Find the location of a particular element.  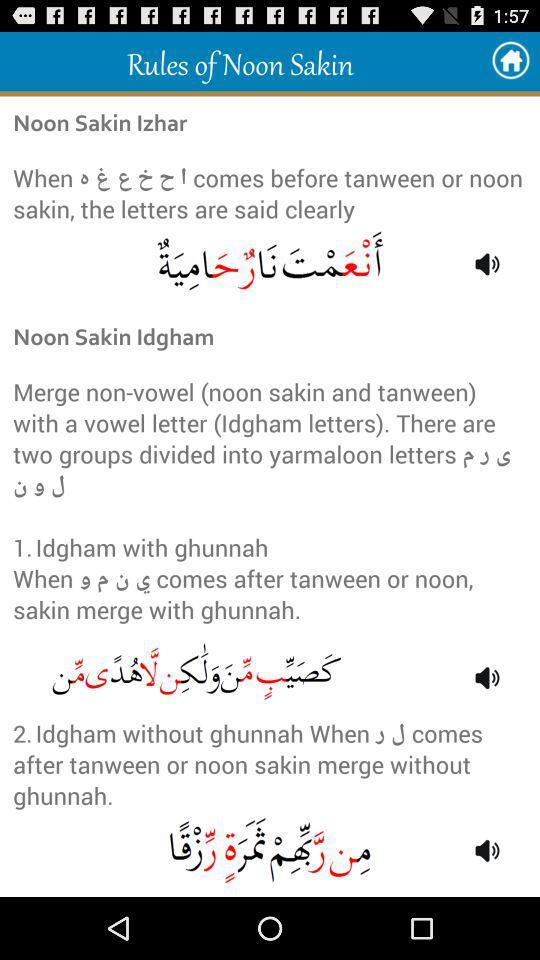

the first volume symbol from top is located at coordinates (486, 263).